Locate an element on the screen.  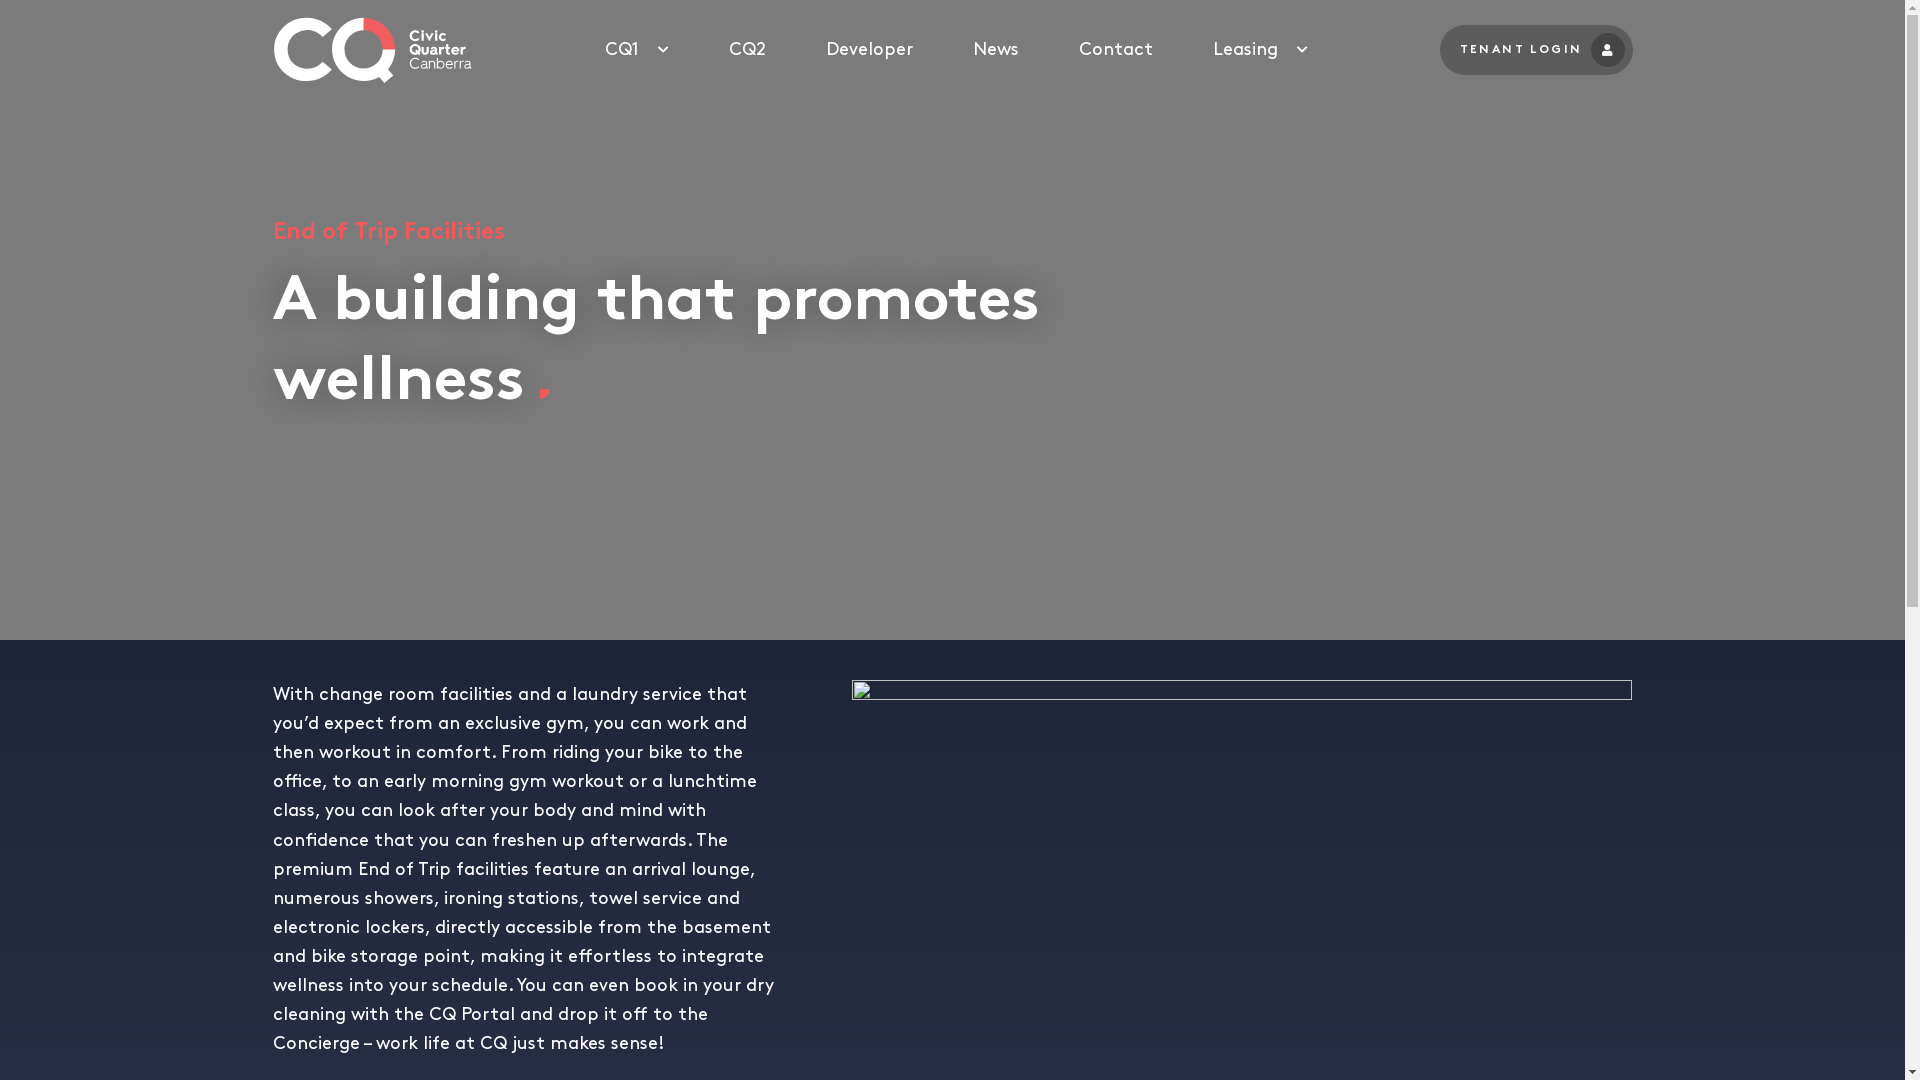
'Developer' is located at coordinates (795, 49).